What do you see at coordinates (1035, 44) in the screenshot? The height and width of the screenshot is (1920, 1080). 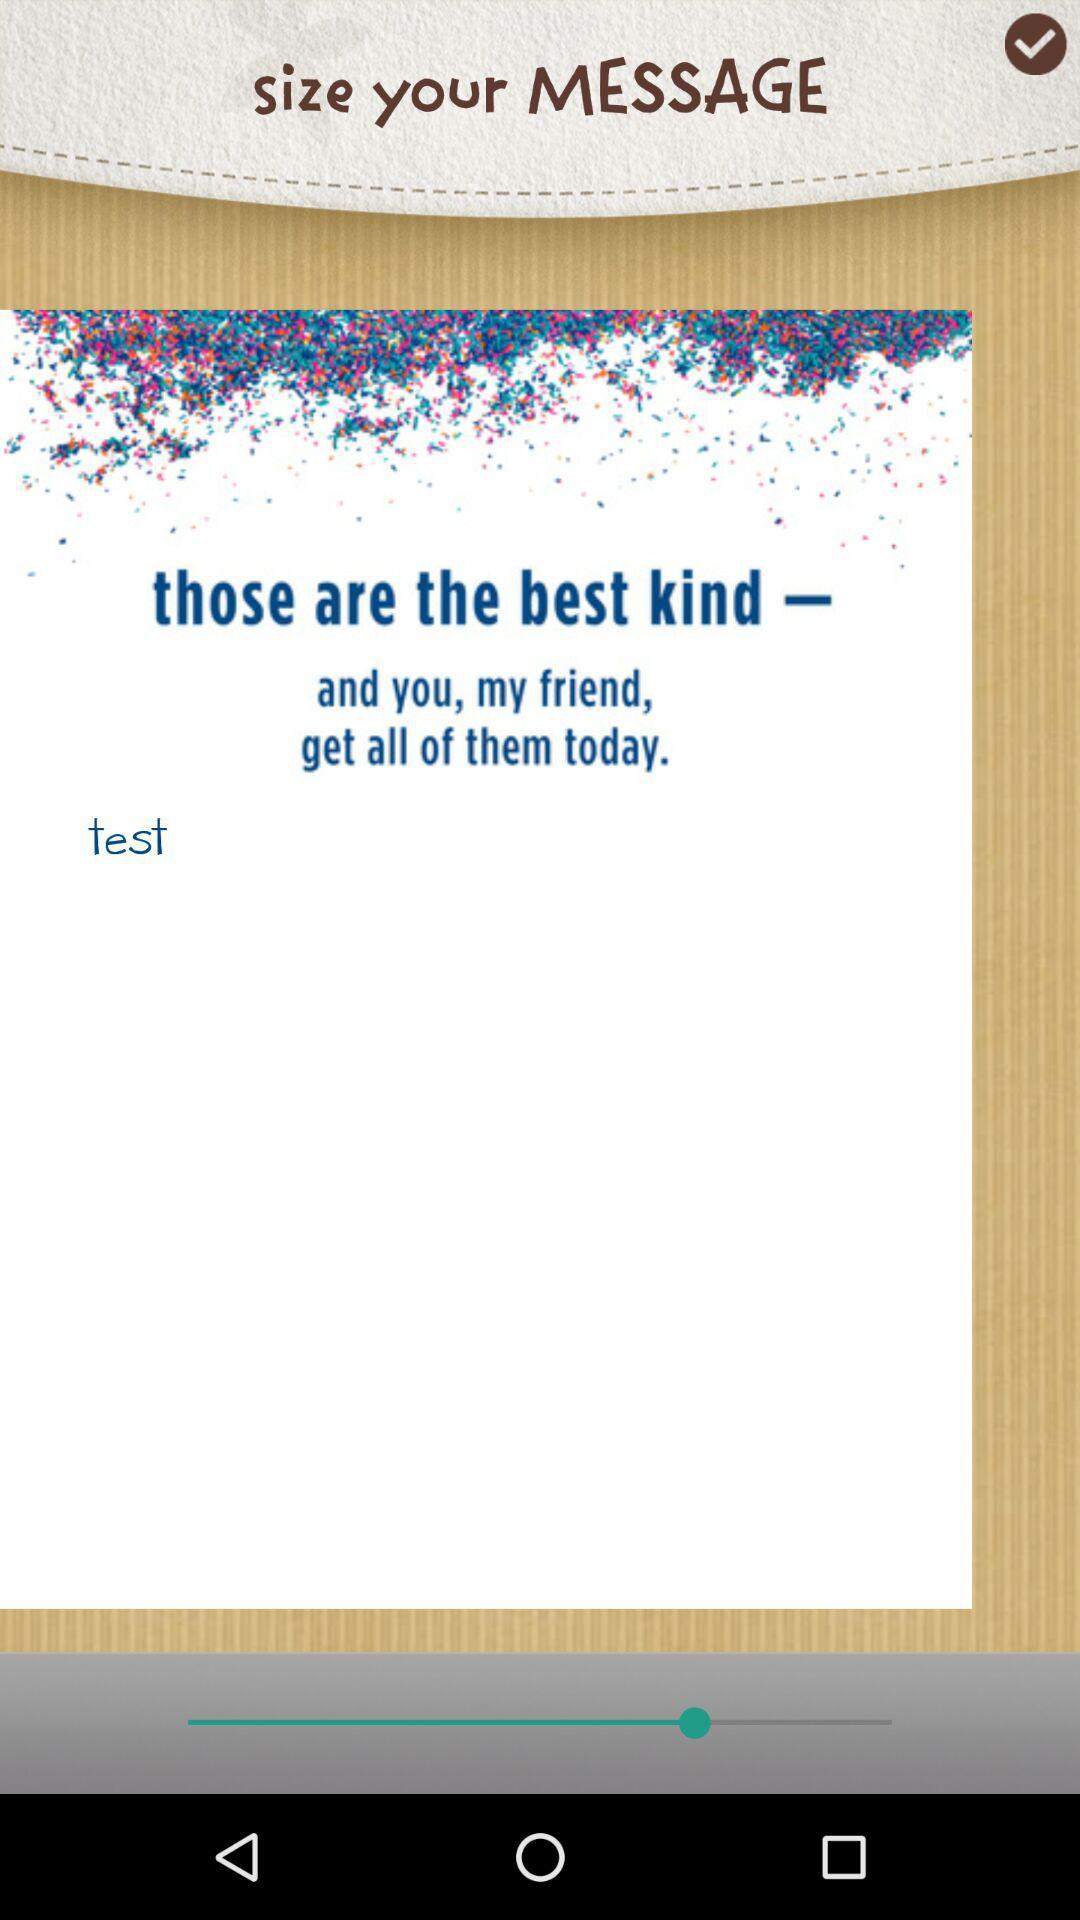 I see `item next to the size your message icon` at bounding box center [1035, 44].